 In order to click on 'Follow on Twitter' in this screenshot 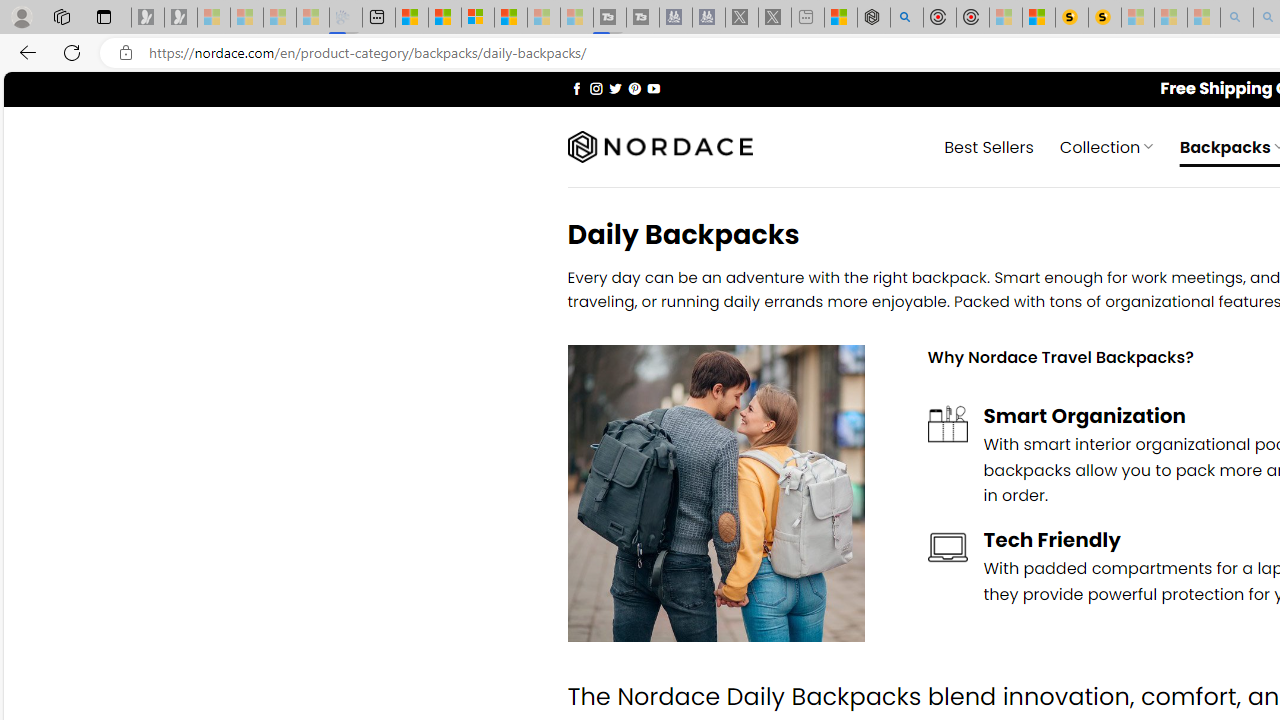, I will do `click(614, 87)`.